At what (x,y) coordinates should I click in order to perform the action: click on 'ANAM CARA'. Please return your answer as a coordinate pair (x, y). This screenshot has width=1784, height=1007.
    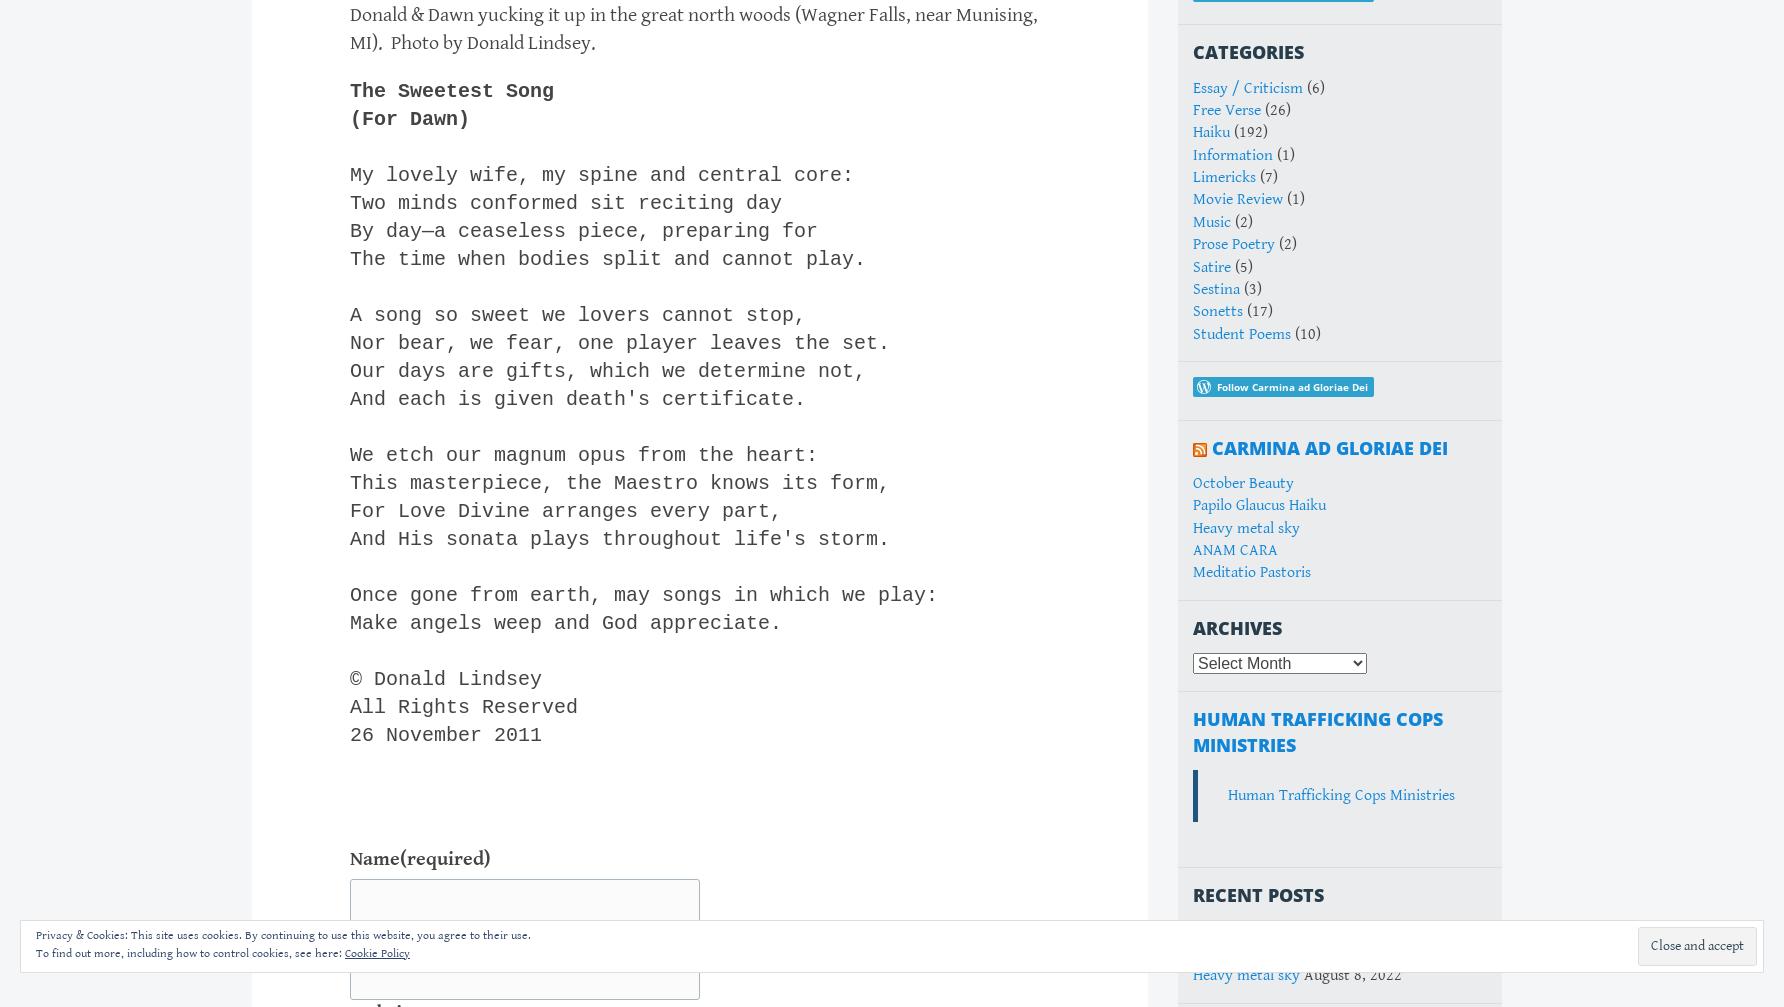
    Looking at the image, I should click on (1234, 549).